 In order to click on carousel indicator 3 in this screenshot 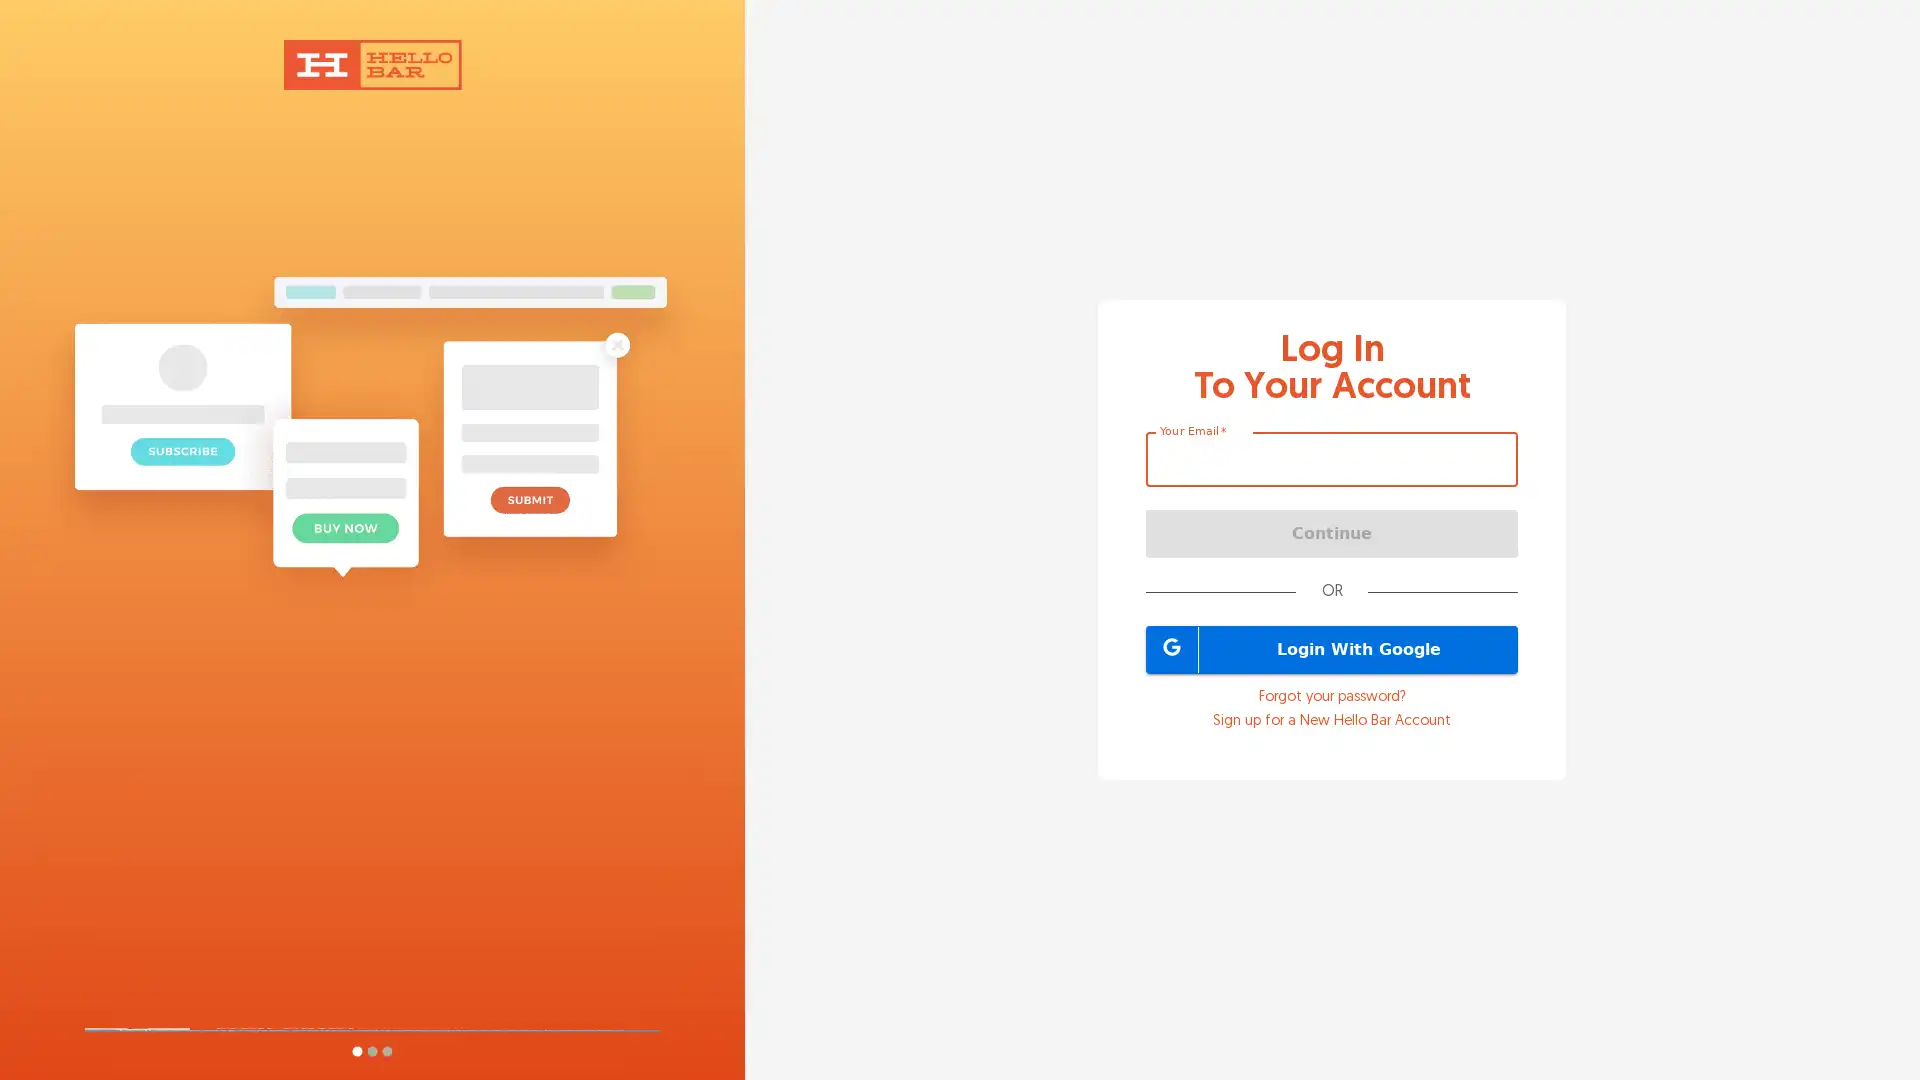, I will do `click(386, 1050)`.